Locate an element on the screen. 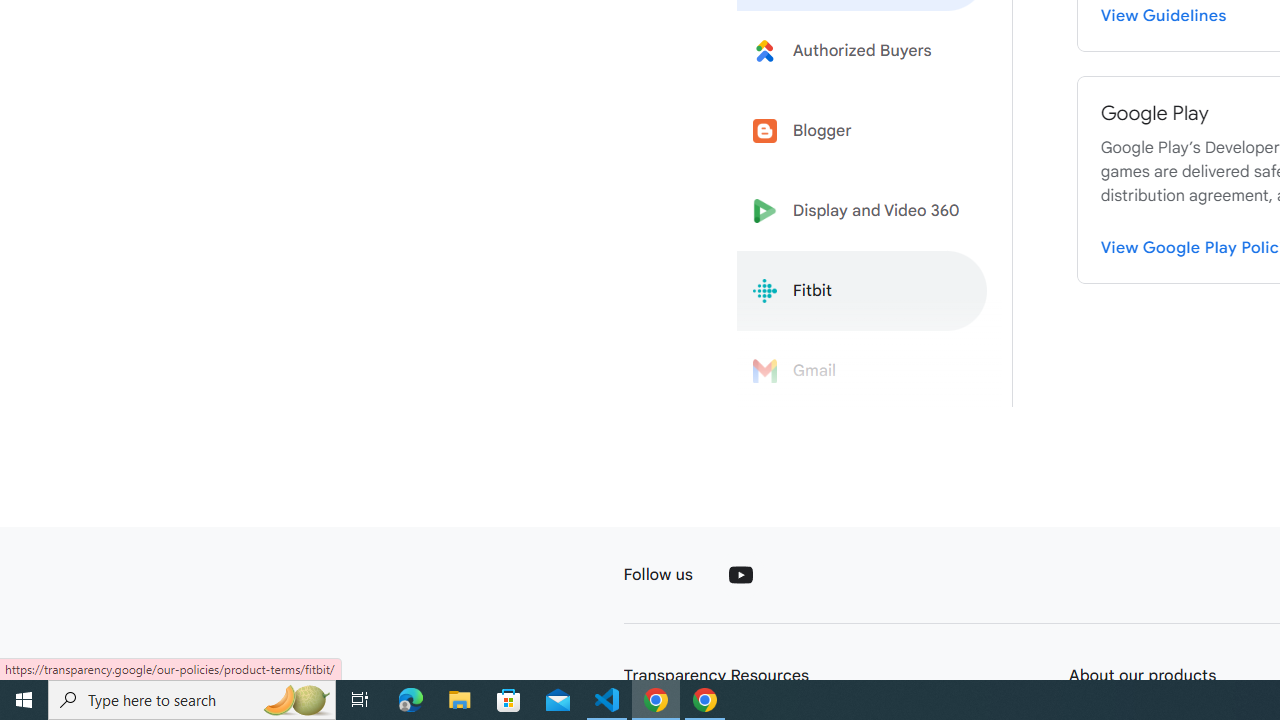  'YouTube' is located at coordinates (739, 574).